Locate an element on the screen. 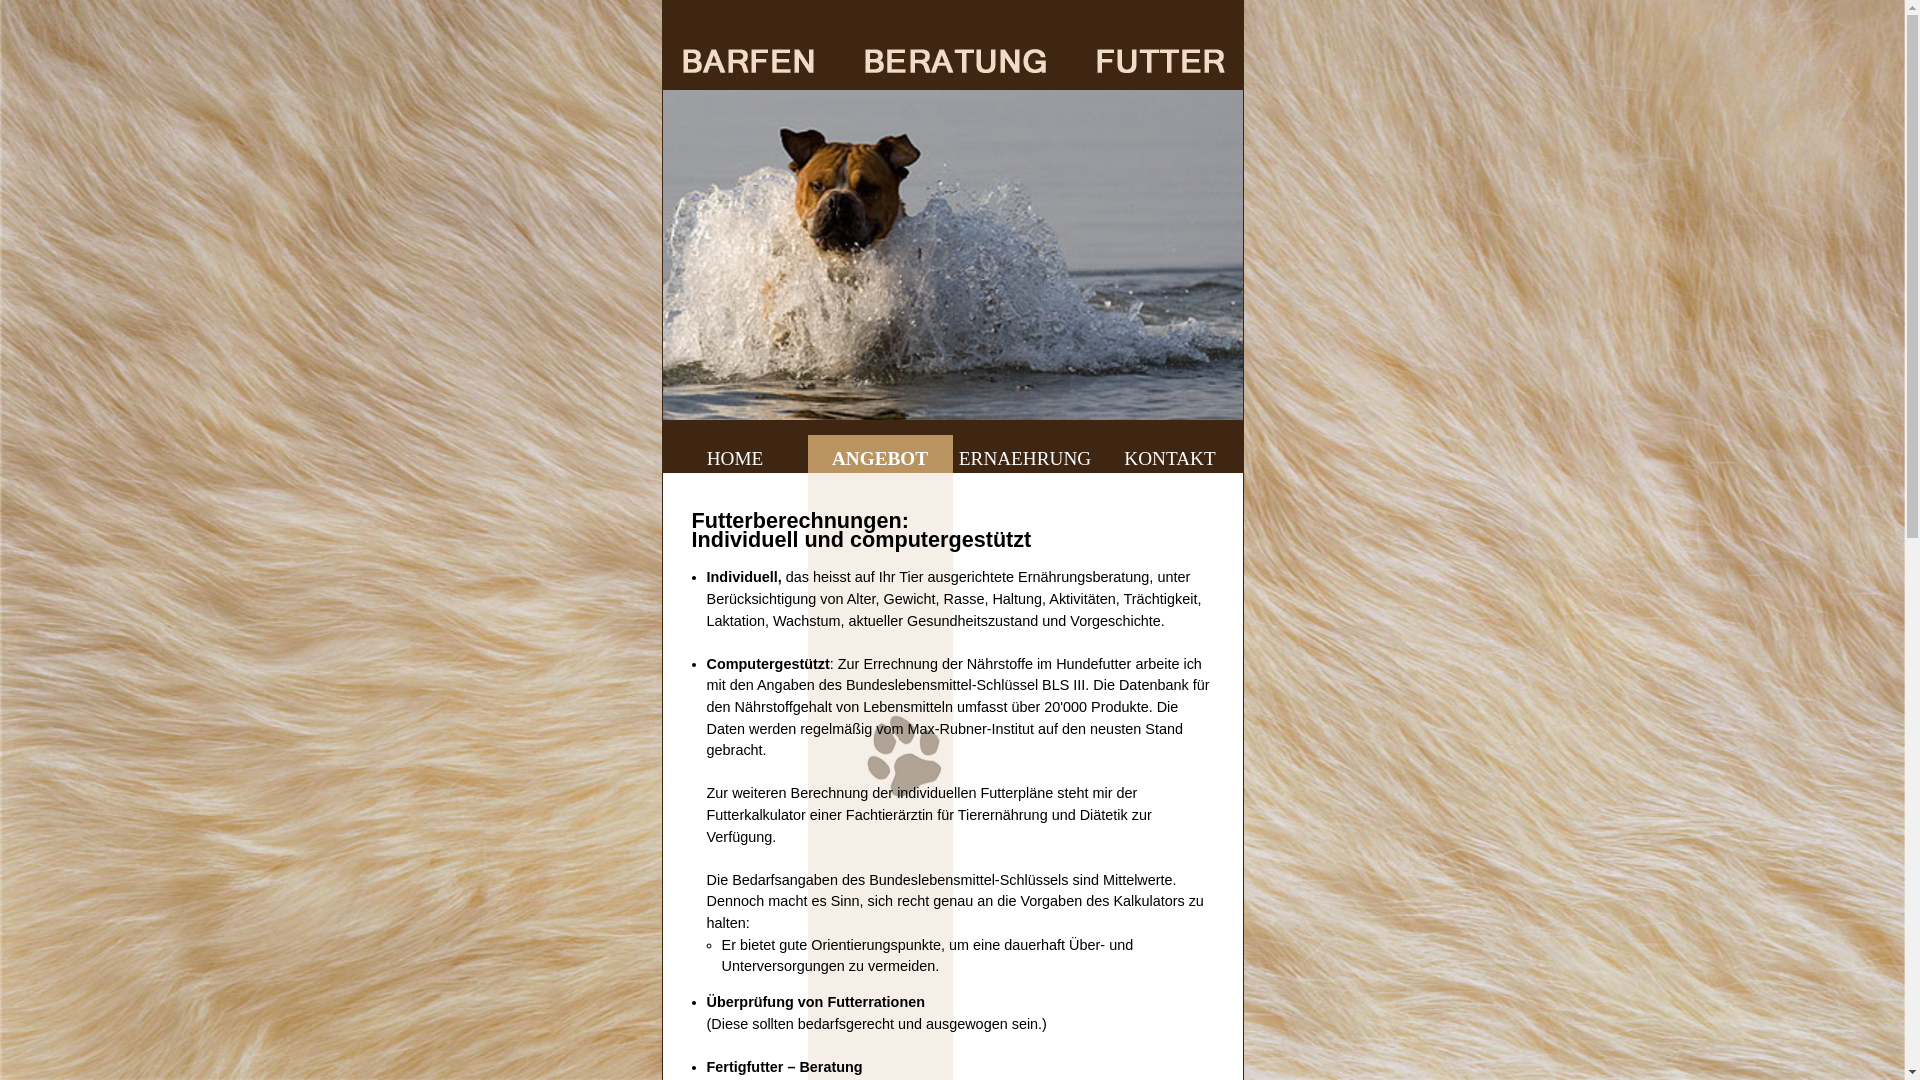 Image resolution: width=1920 pixels, height=1080 pixels. 'ANGEBOT' is located at coordinates (880, 454).